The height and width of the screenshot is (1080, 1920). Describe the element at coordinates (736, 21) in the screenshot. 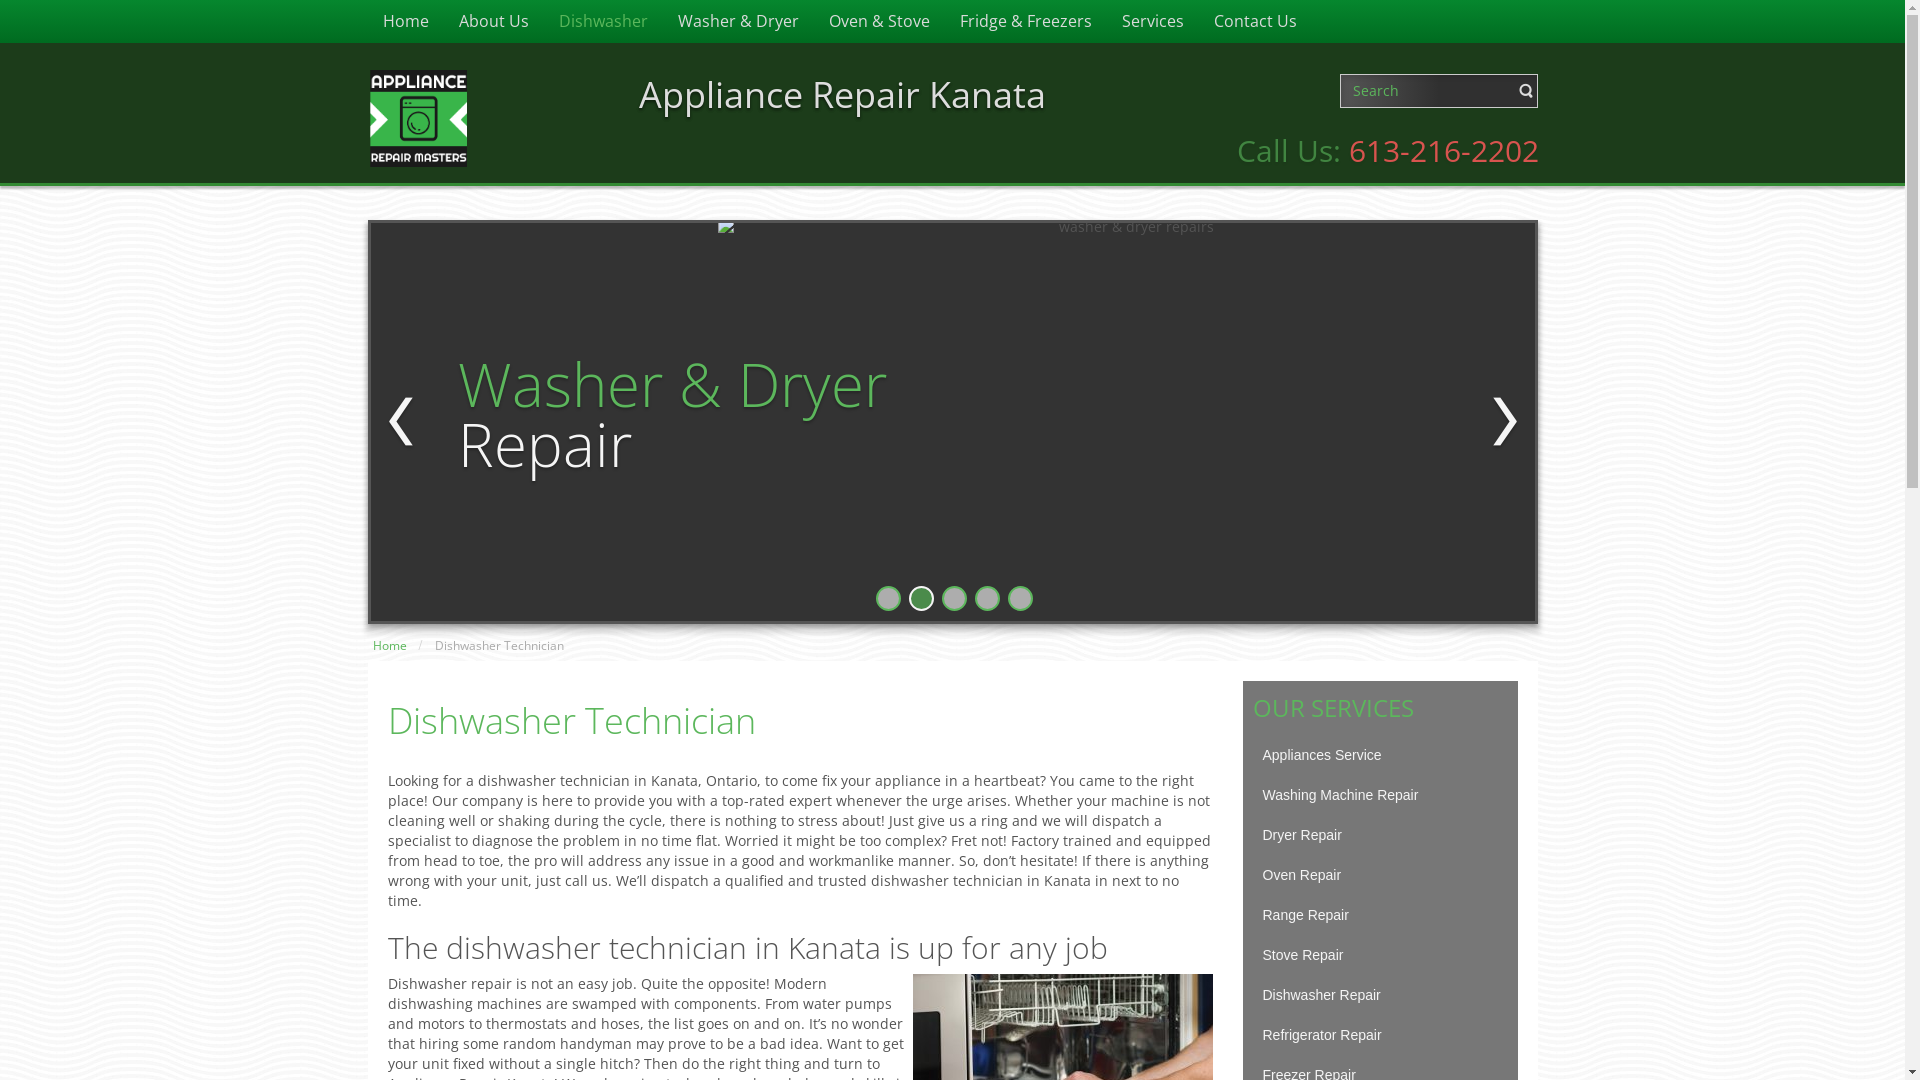

I see `'Washer & Dryer'` at that location.